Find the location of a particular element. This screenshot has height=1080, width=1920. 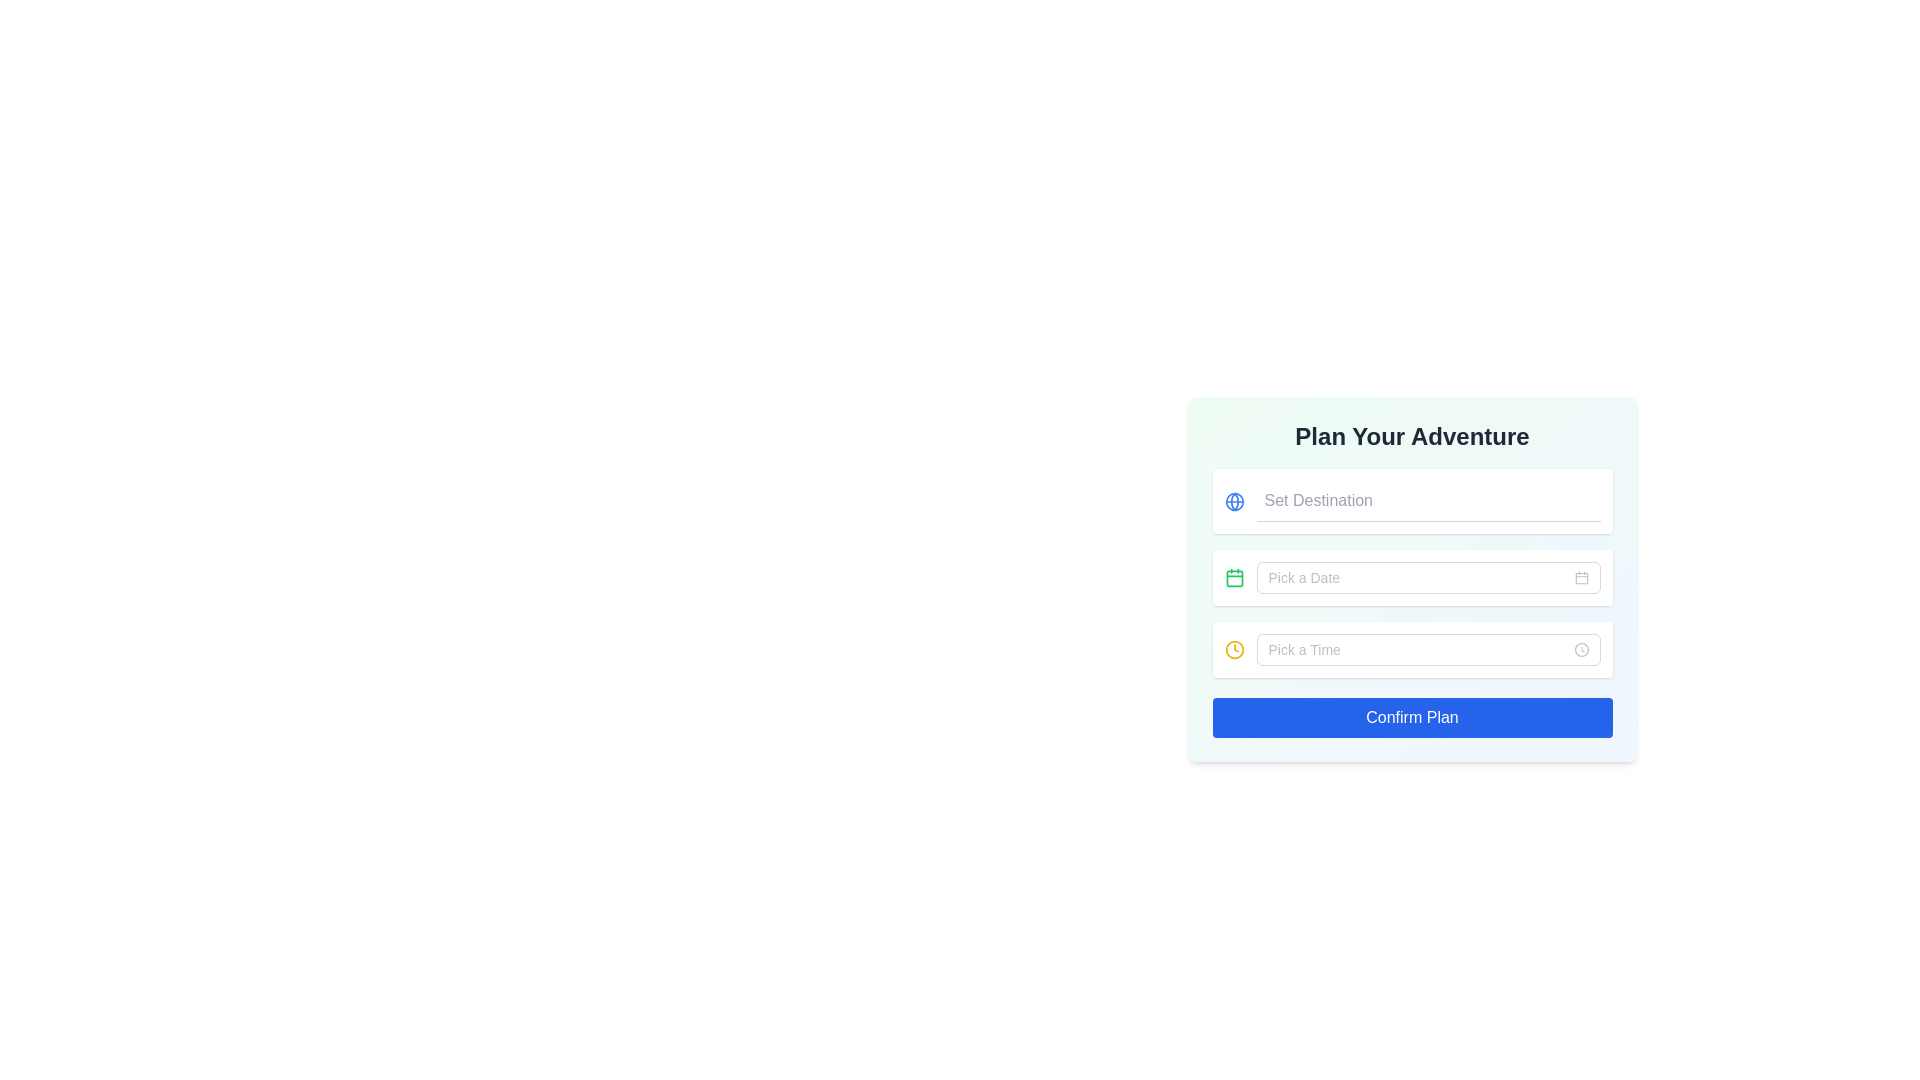

the clock icon located to the right of the 'Pick a Time' input field is located at coordinates (1580, 650).